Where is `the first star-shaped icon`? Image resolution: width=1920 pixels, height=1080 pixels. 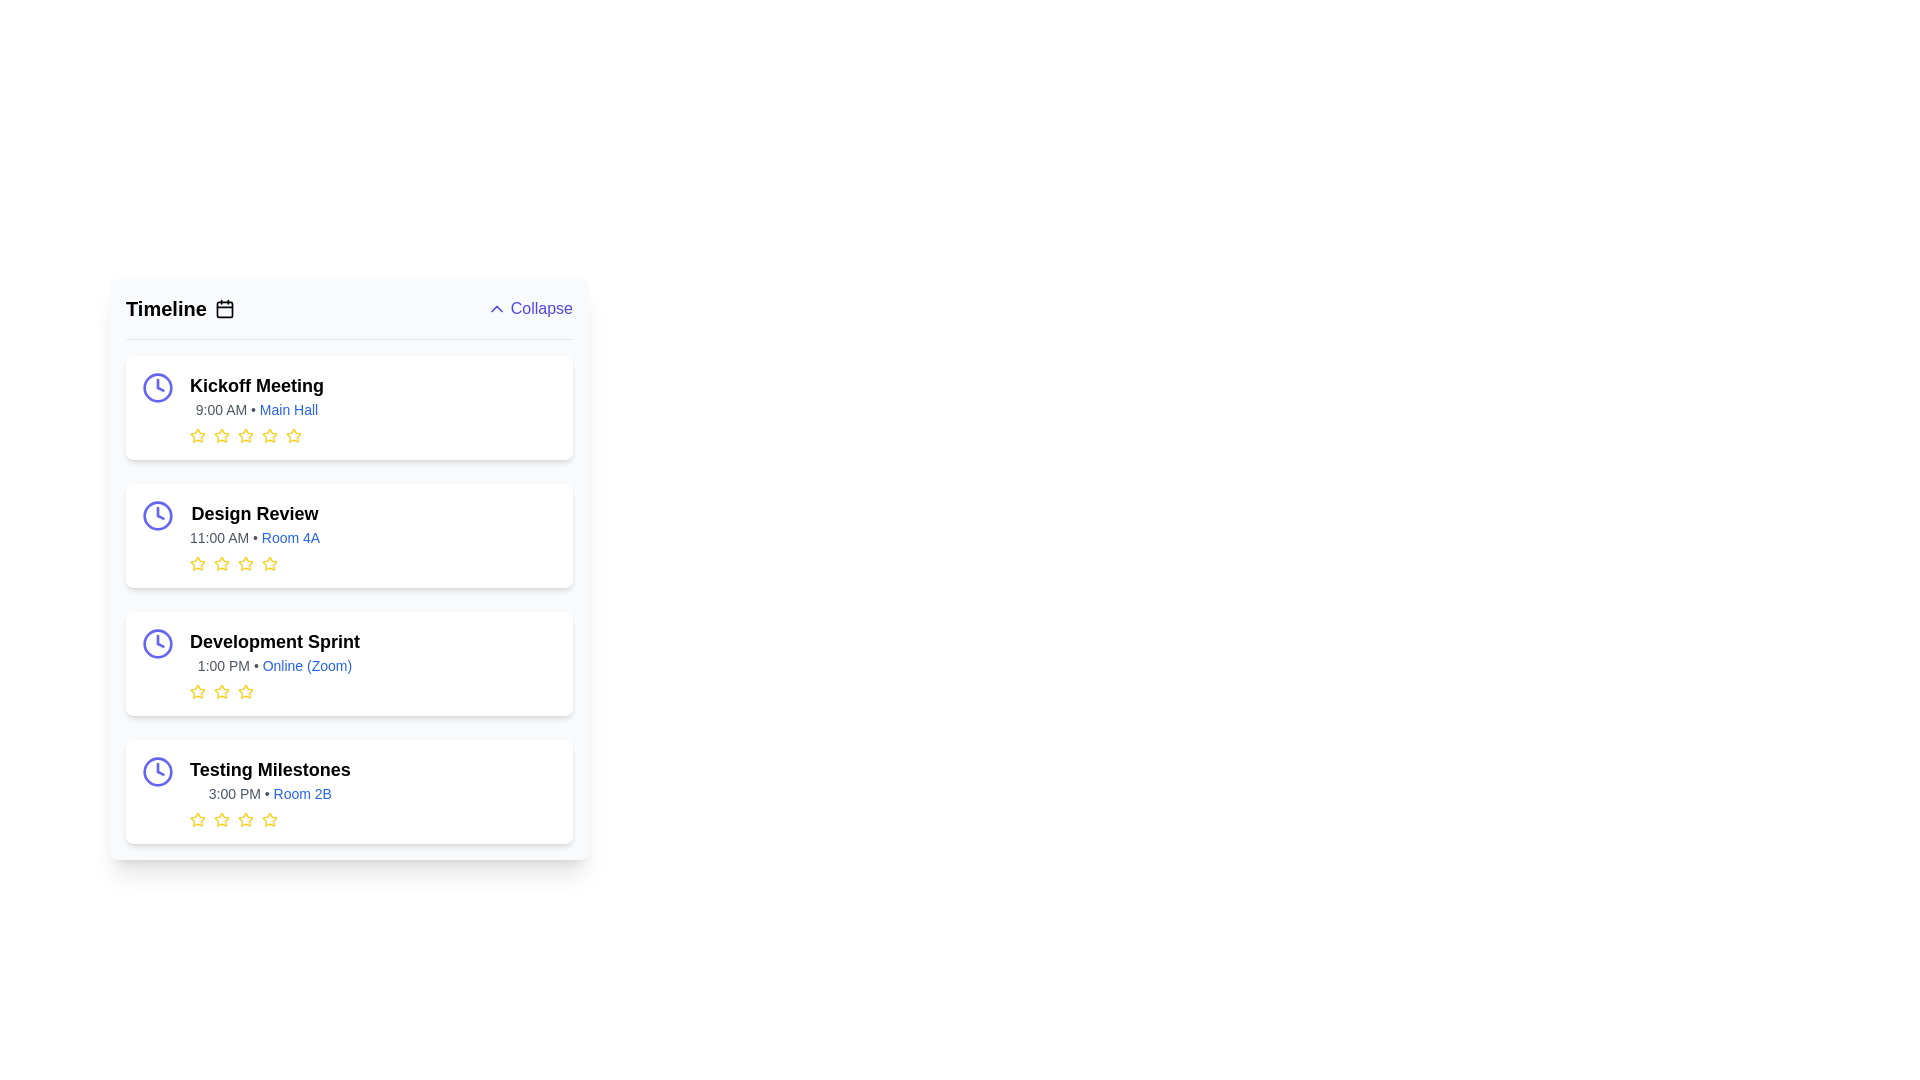
the first star-shaped icon is located at coordinates (221, 434).